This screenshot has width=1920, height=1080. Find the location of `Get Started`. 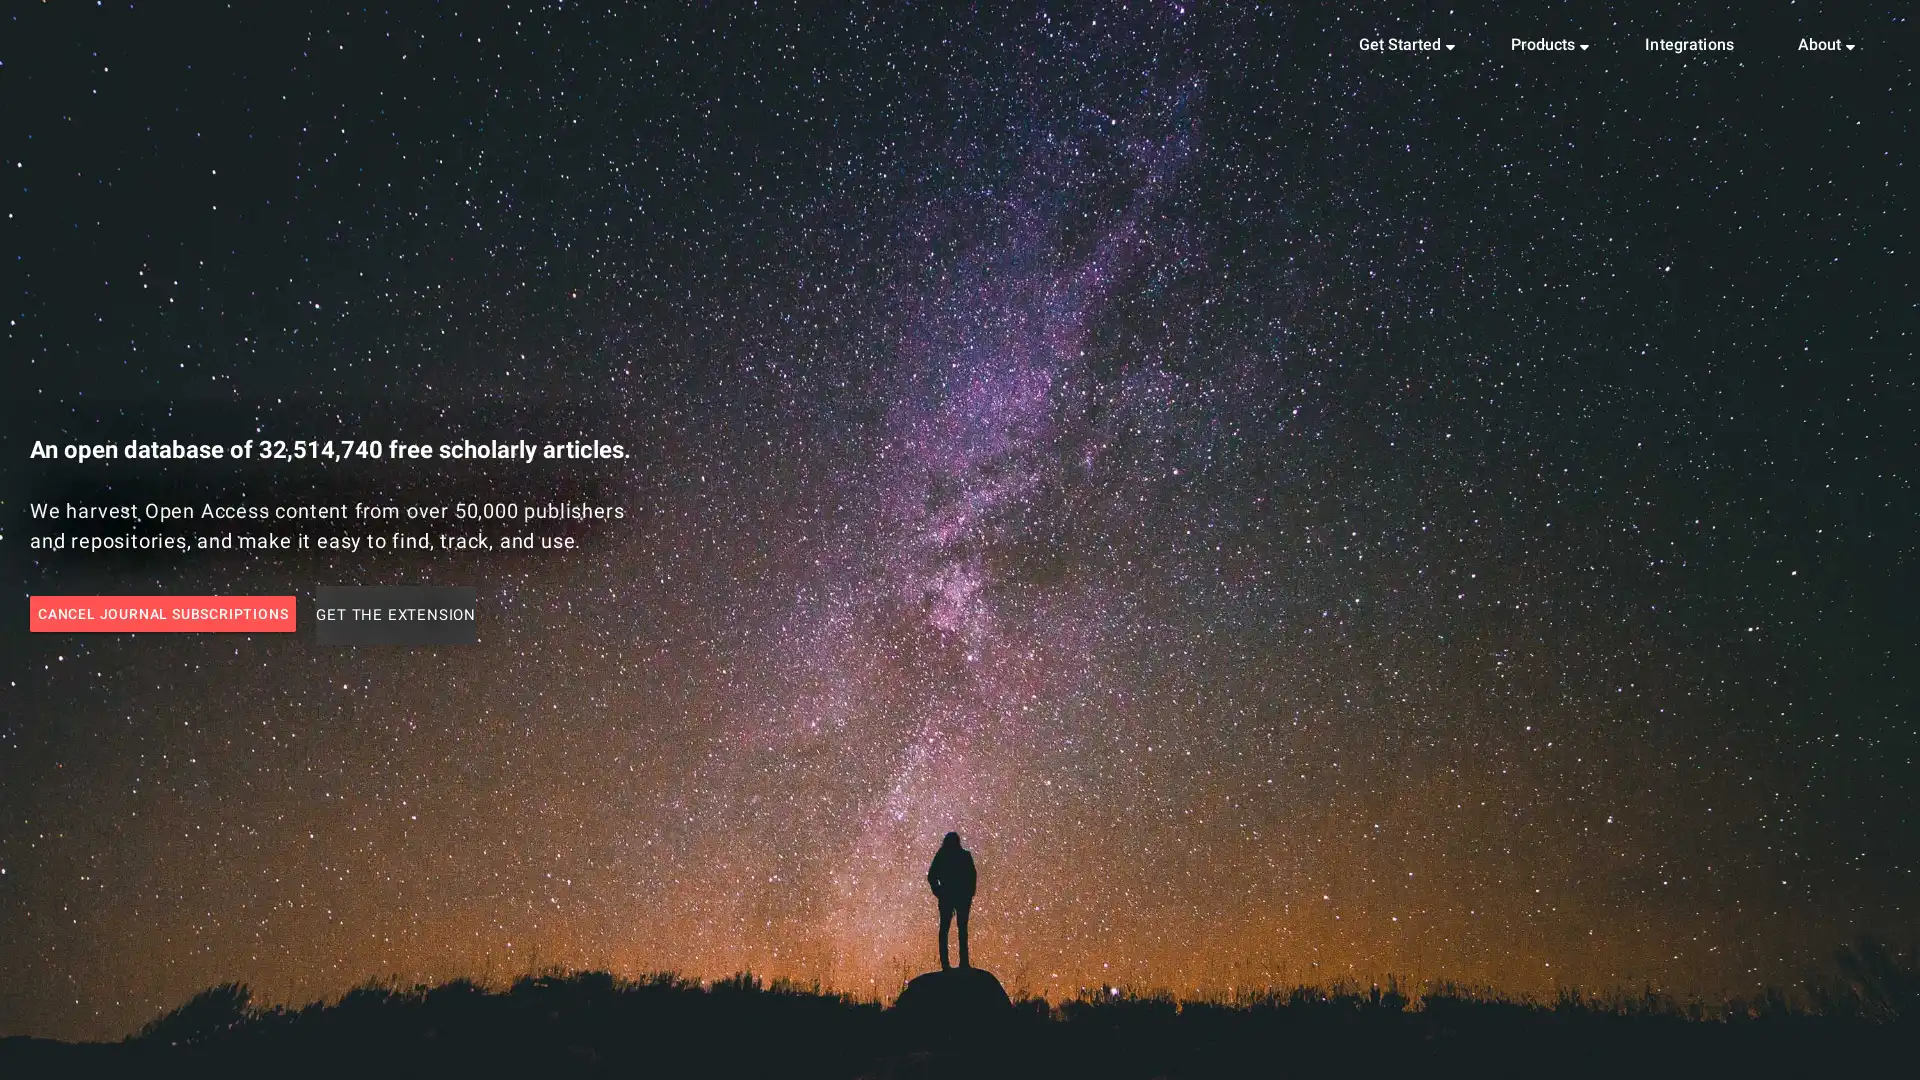

Get Started is located at coordinates (1405, 43).